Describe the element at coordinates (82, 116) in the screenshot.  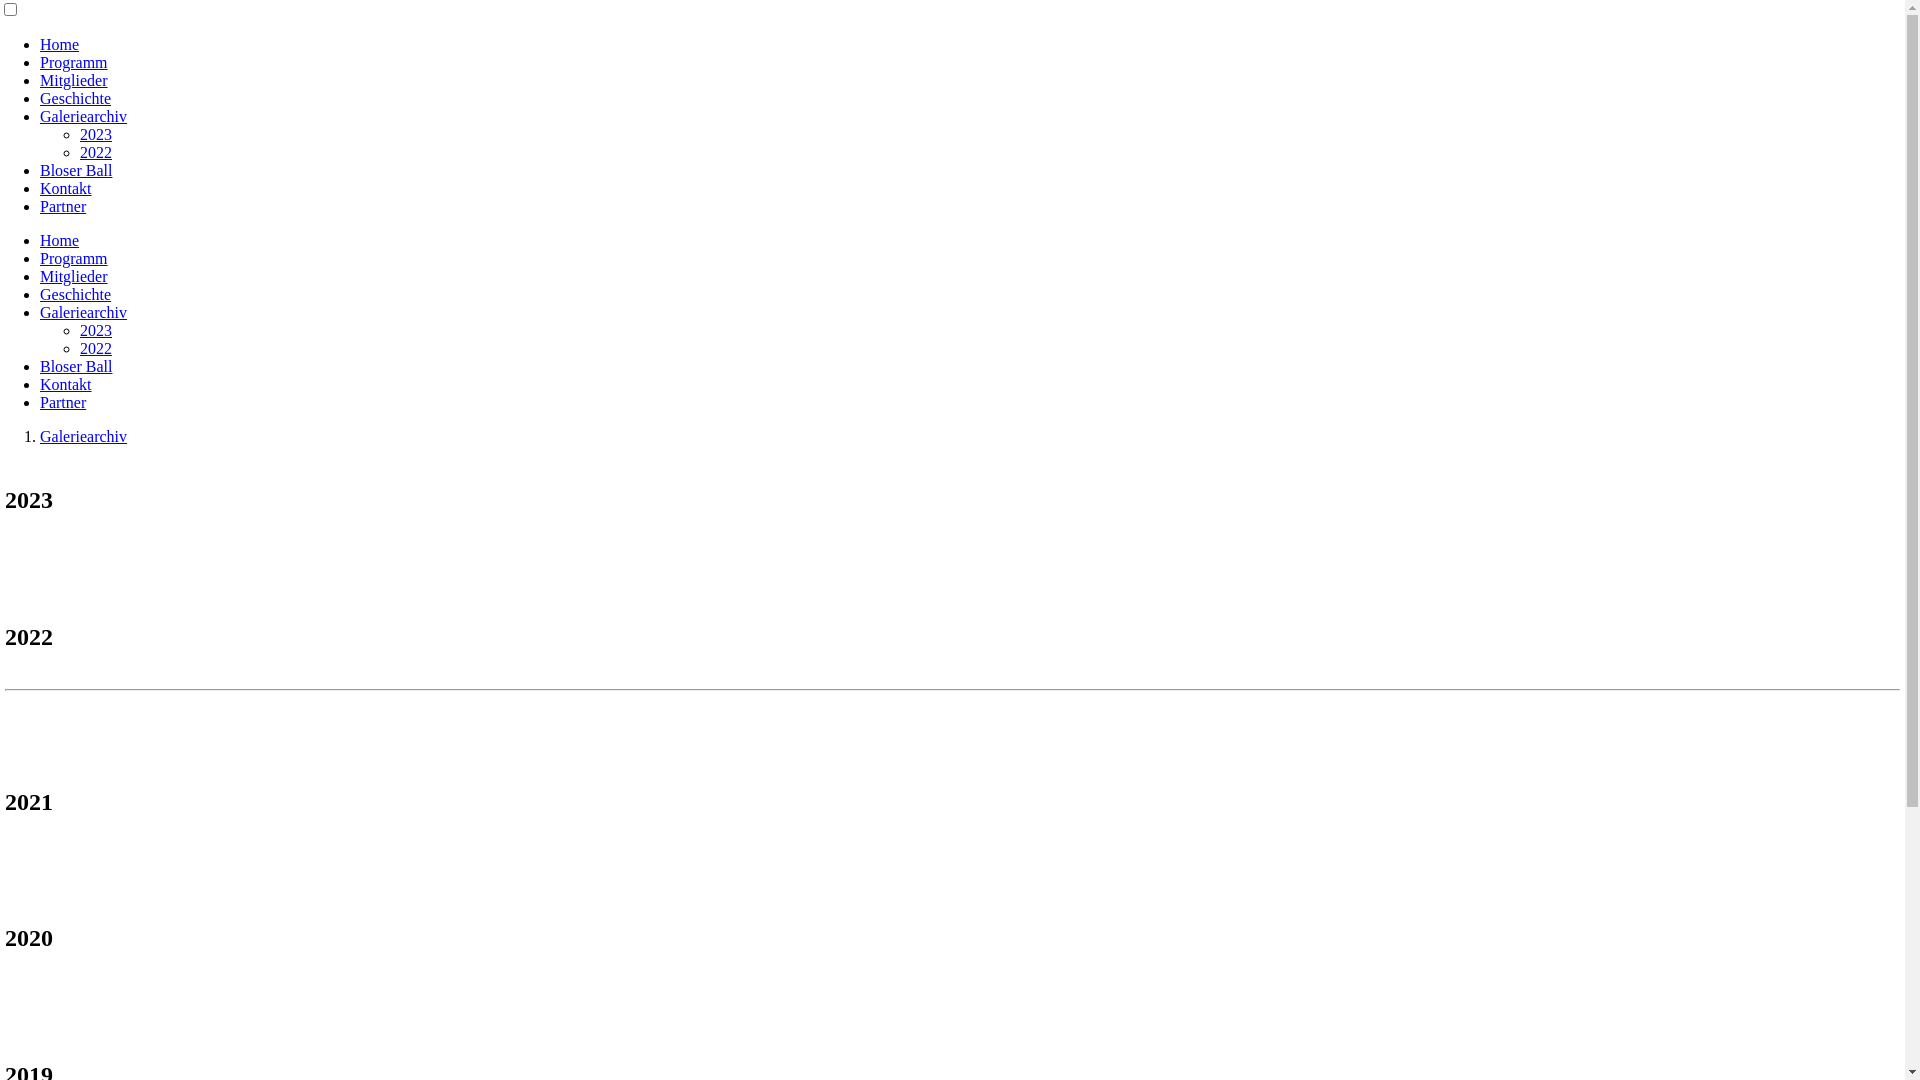
I see `'Galeriearchiv'` at that location.